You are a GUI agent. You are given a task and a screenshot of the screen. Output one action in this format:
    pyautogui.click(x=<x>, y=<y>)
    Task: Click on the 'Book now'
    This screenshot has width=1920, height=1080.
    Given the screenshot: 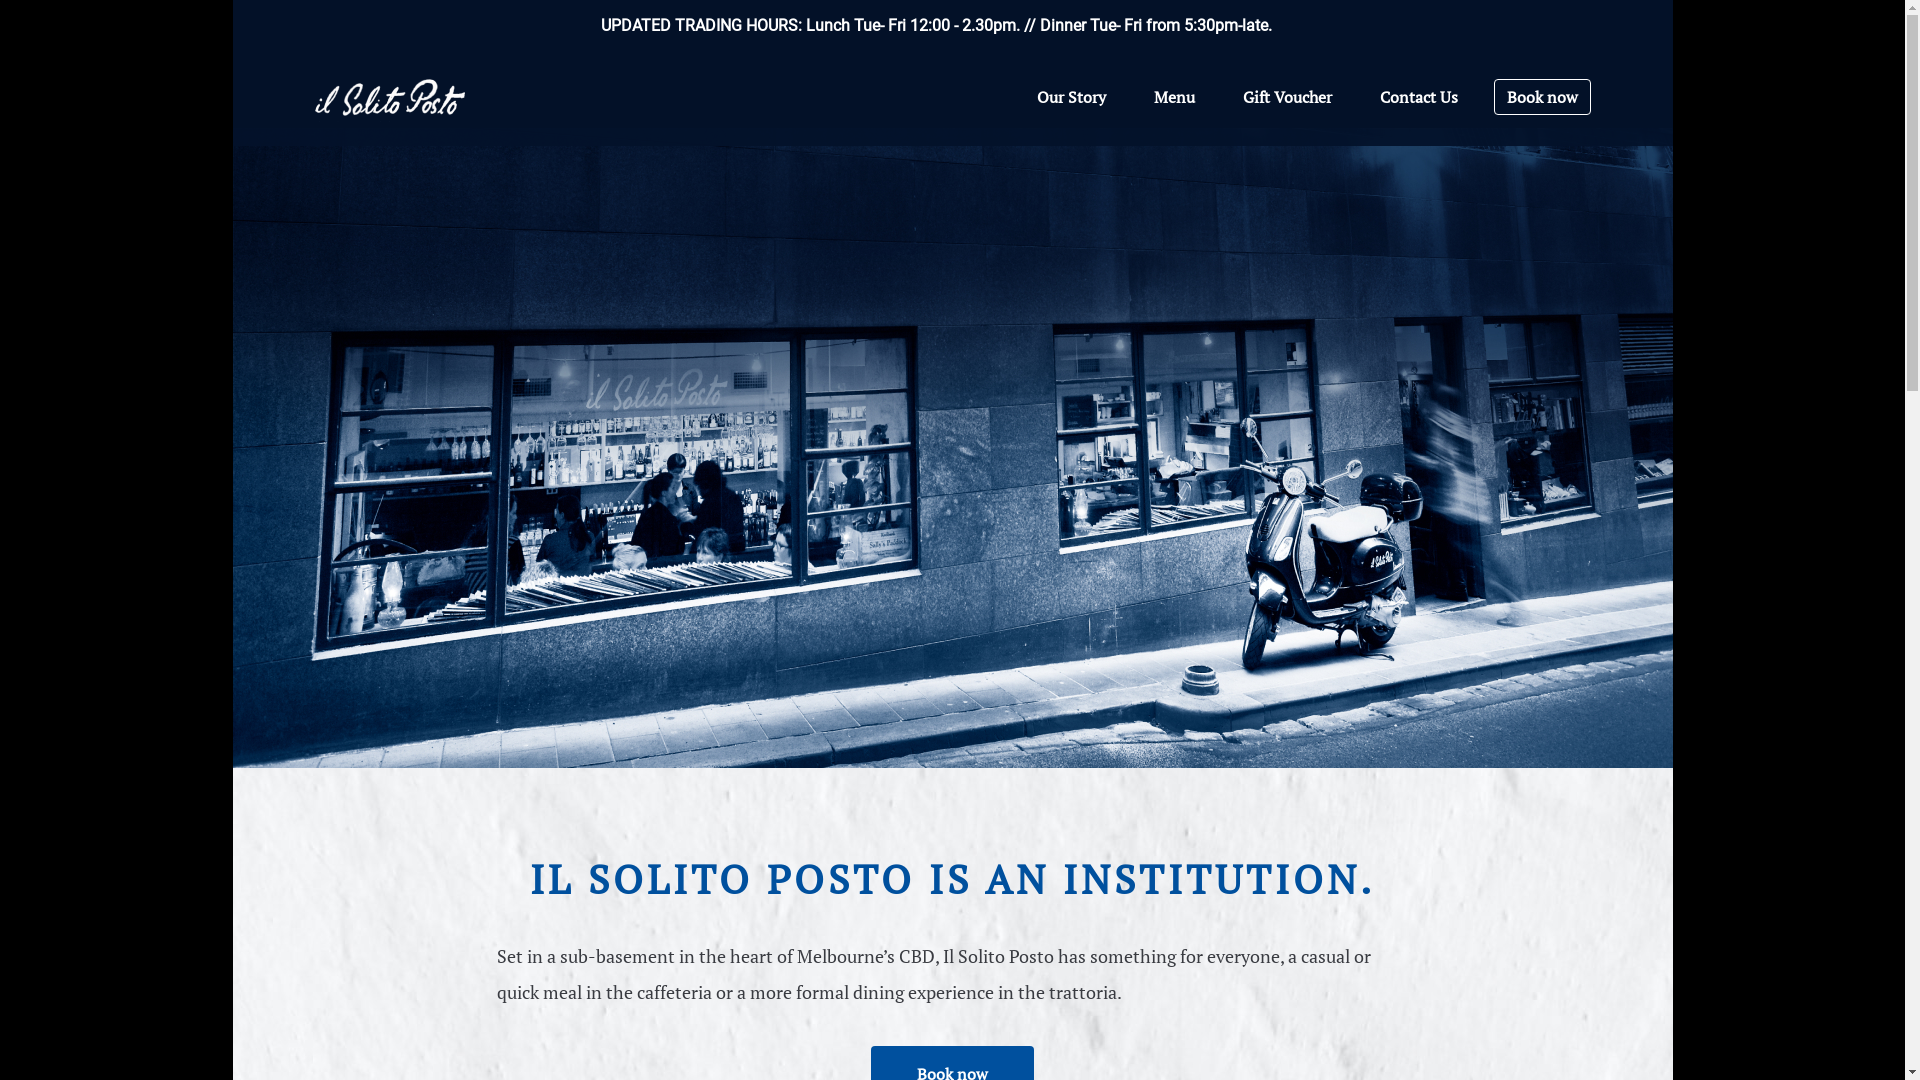 What is the action you would take?
    pyautogui.click(x=1541, y=96)
    